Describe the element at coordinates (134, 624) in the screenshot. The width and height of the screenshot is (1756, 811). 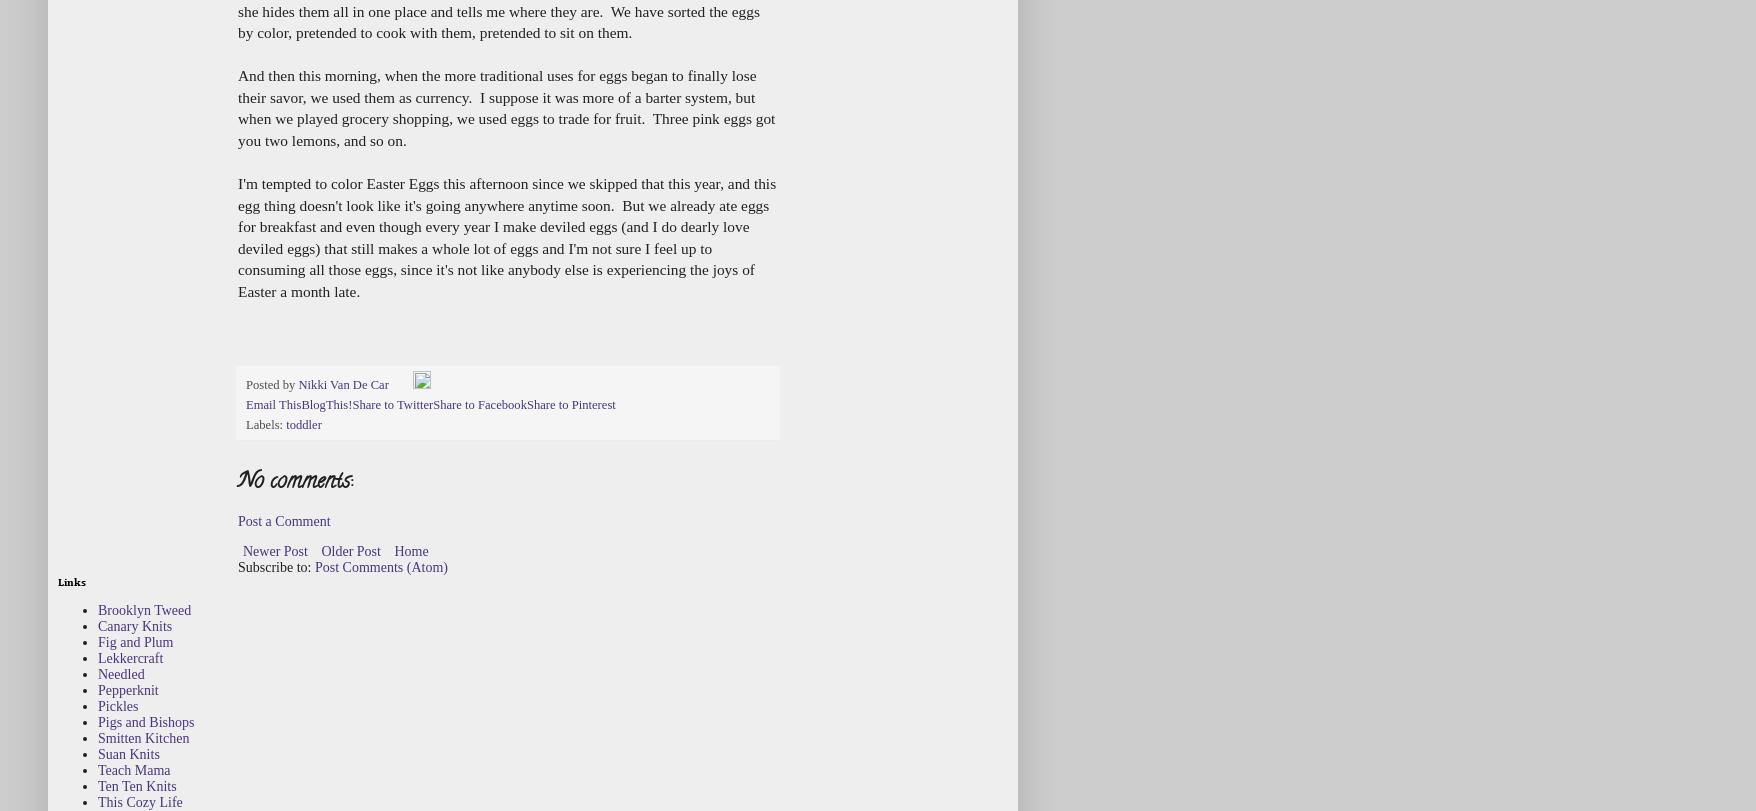
I see `'Canary Knits'` at that location.